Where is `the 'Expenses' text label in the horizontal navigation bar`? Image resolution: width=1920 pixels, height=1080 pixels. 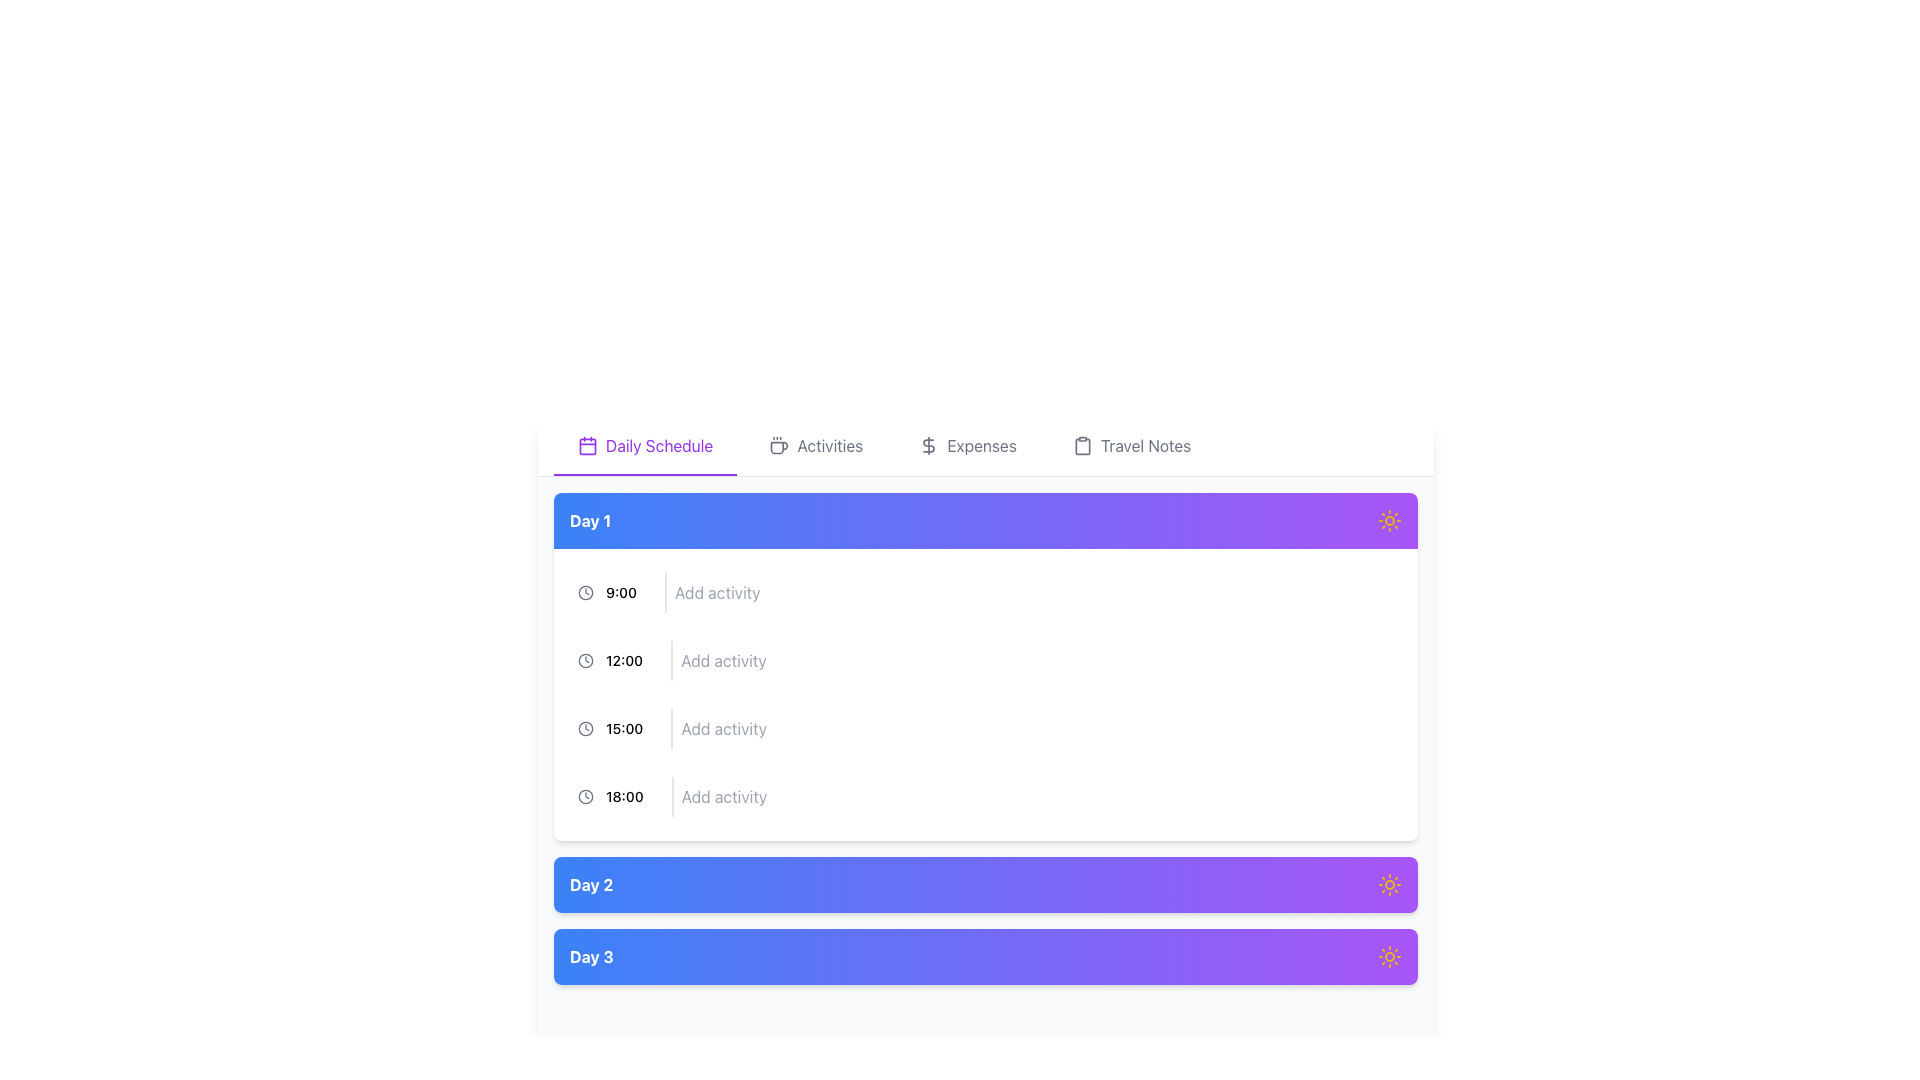 the 'Expenses' text label in the horizontal navigation bar is located at coordinates (982, 445).